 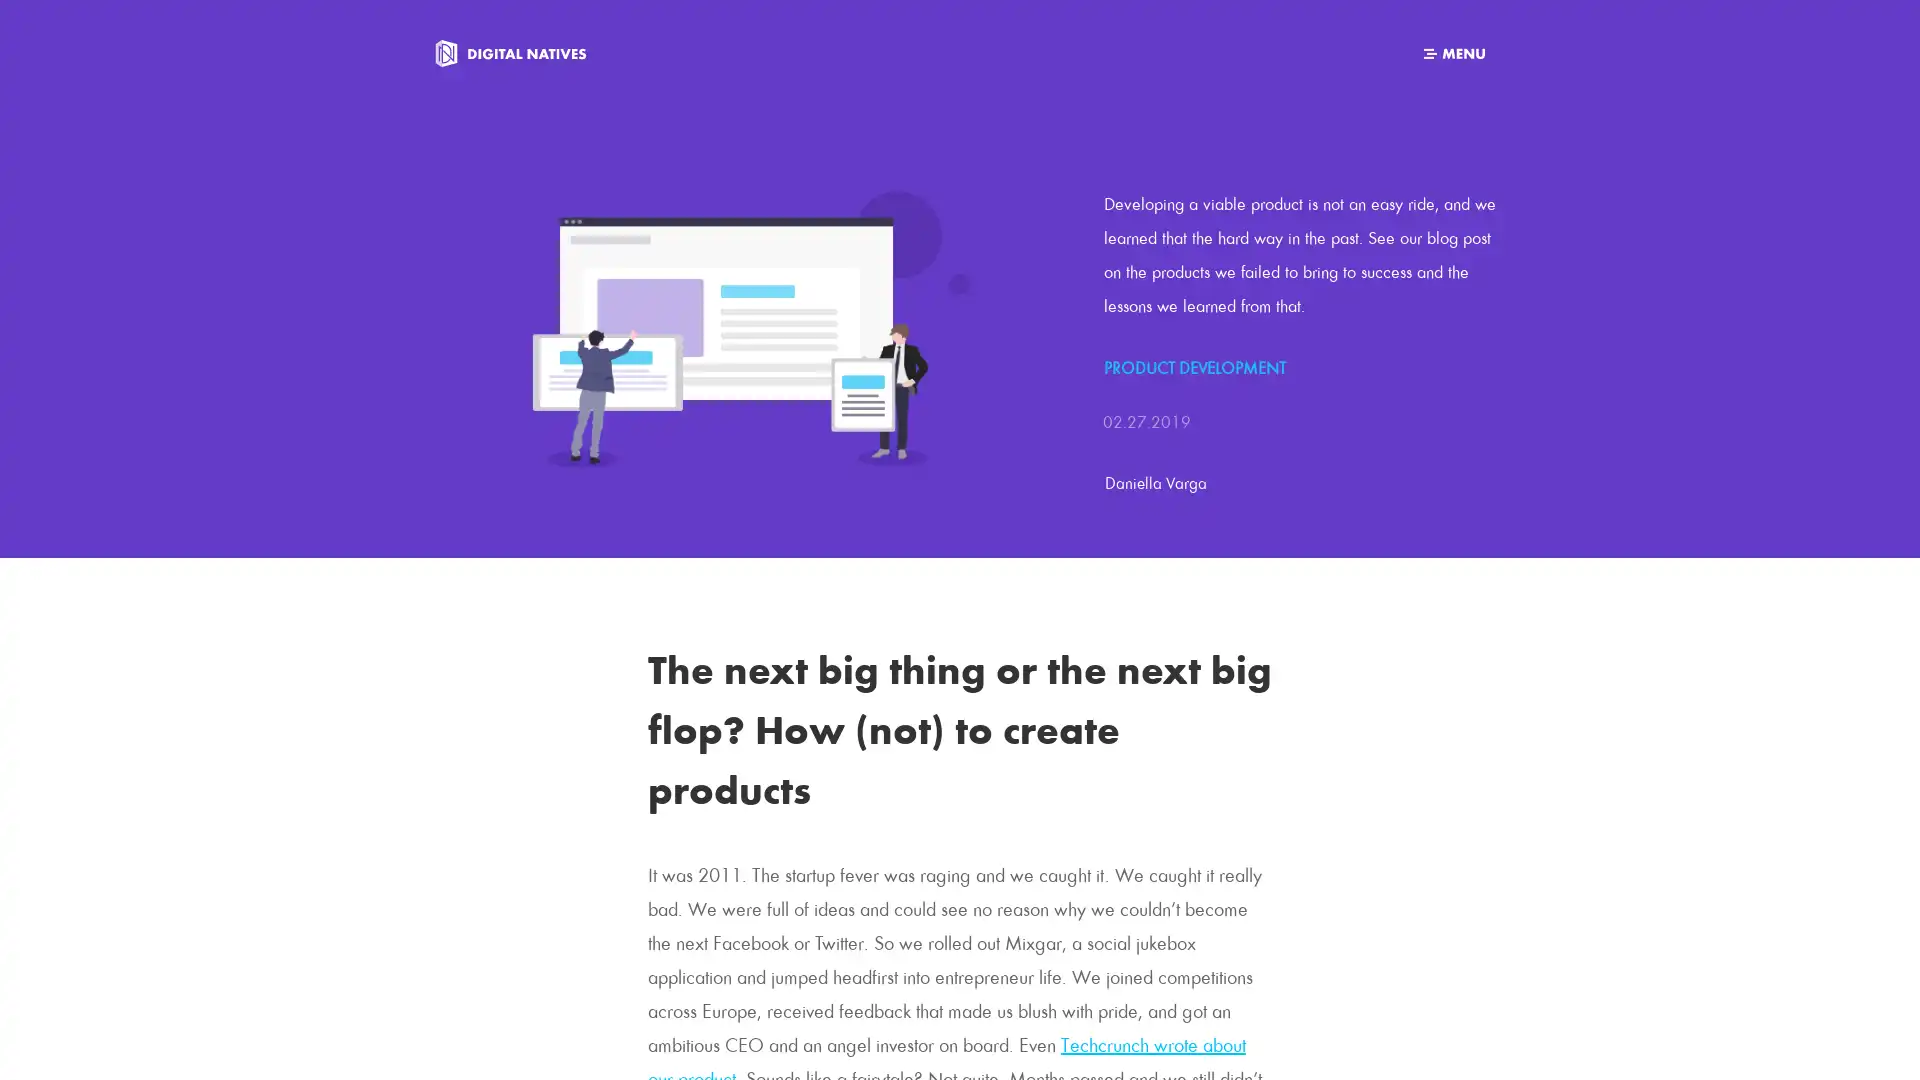 What do you see at coordinates (1226, 1048) in the screenshot?
I see `Accept` at bounding box center [1226, 1048].